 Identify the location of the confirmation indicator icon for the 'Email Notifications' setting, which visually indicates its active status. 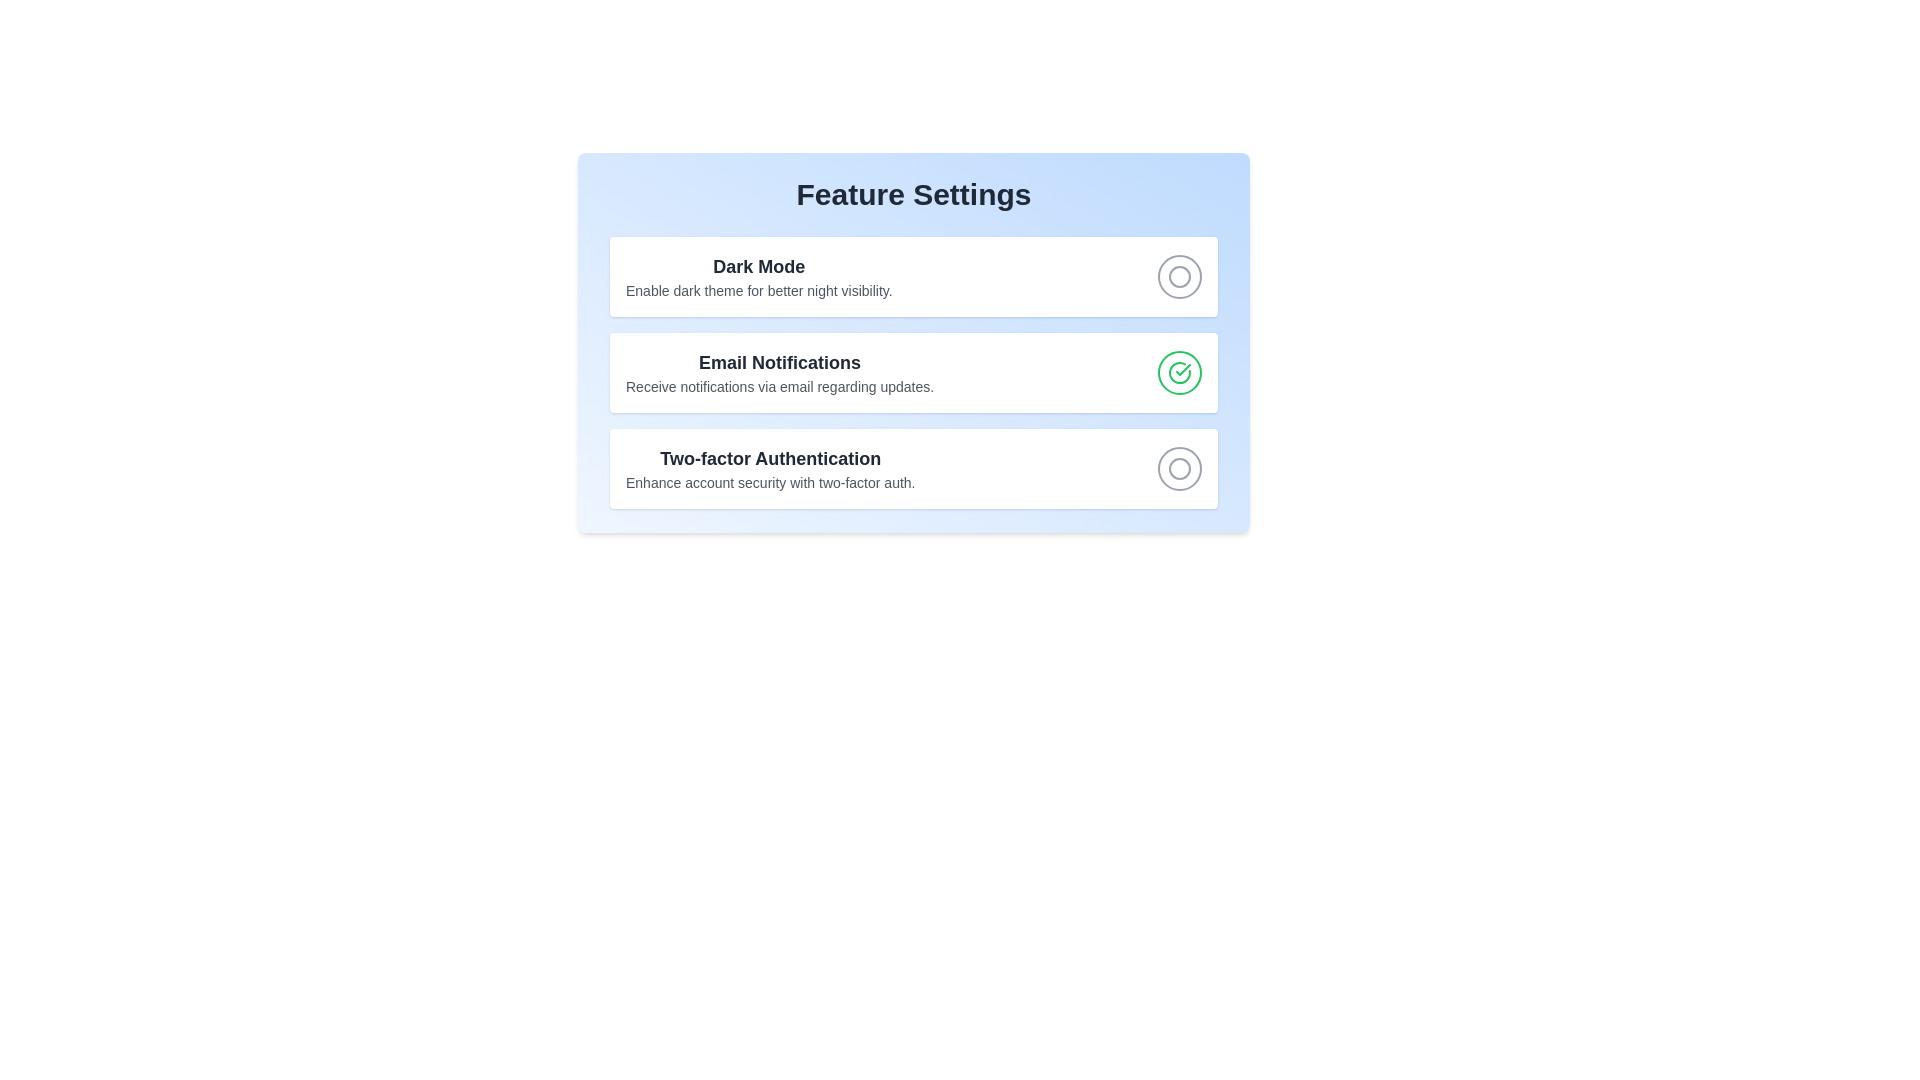
(1180, 373).